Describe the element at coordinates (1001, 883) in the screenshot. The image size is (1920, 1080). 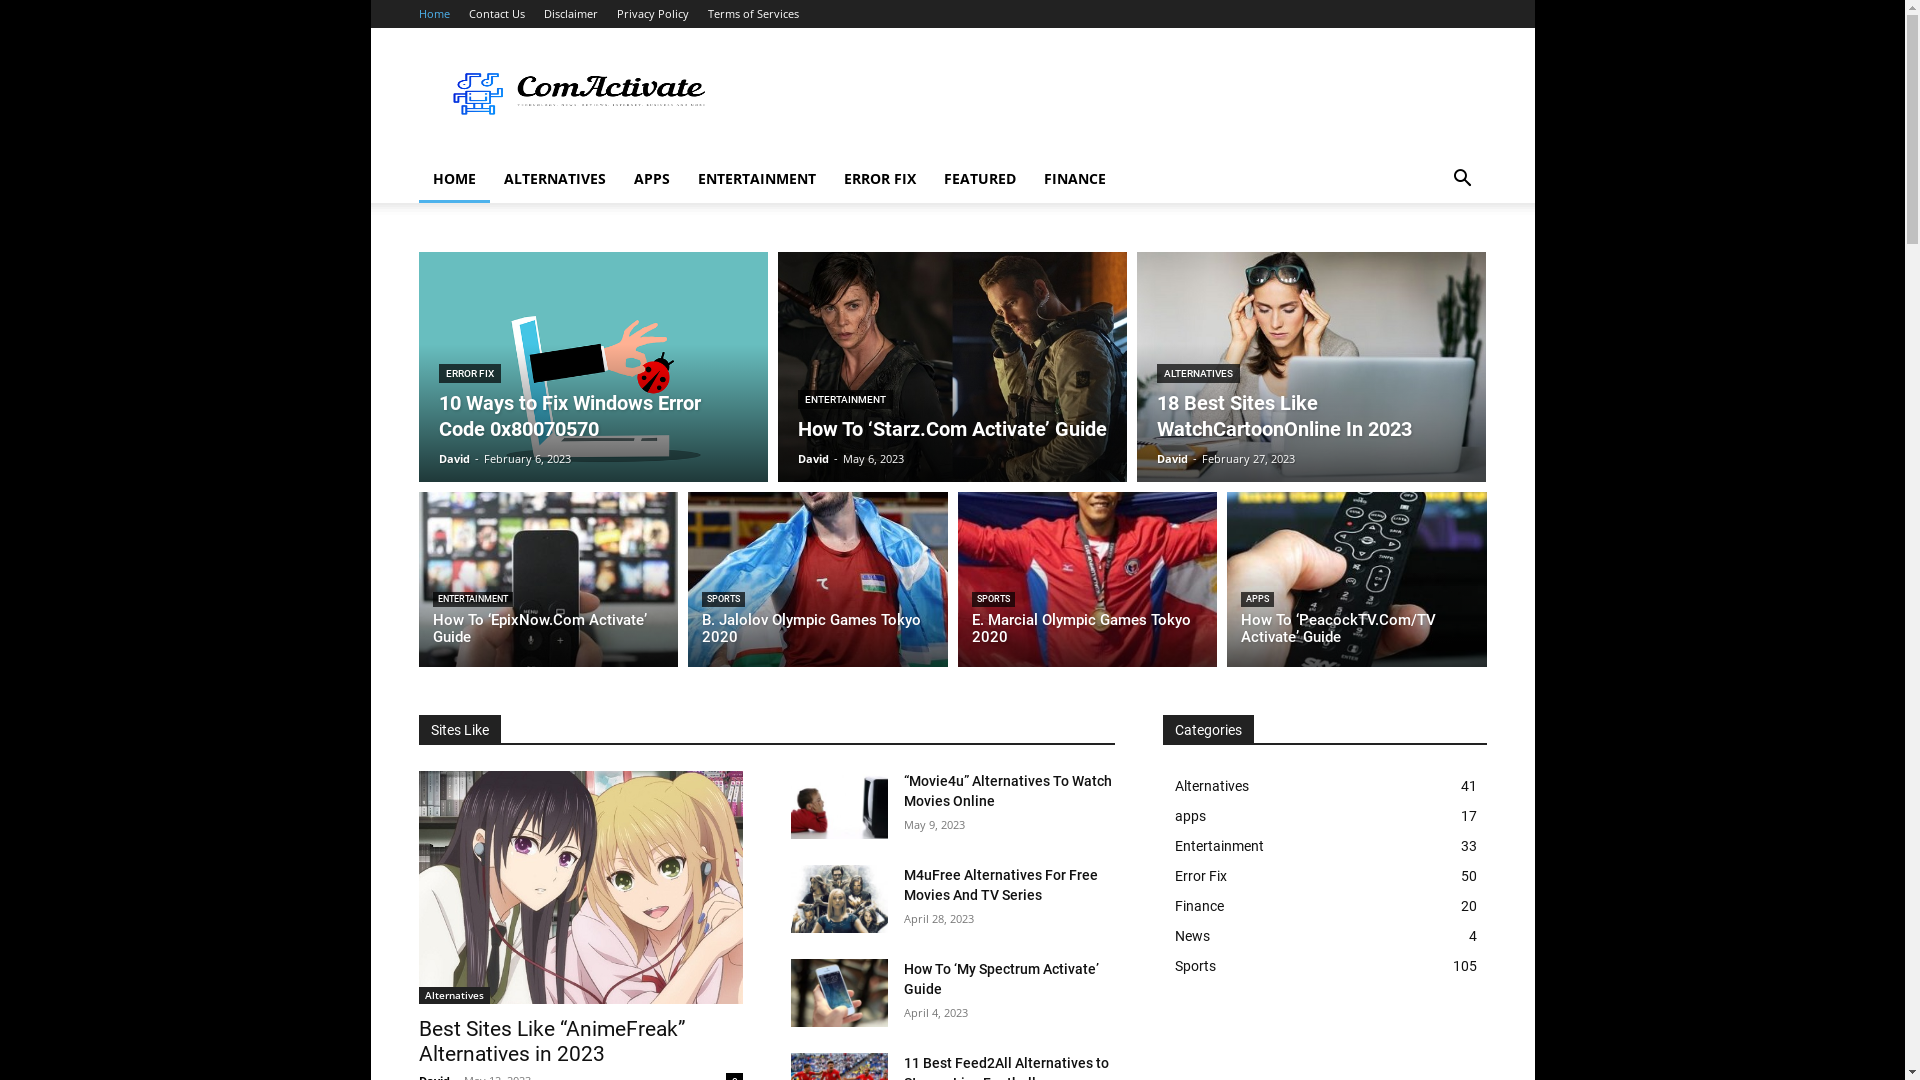
I see `'M4uFree Alternatives For Free Movies And TV Series'` at that location.